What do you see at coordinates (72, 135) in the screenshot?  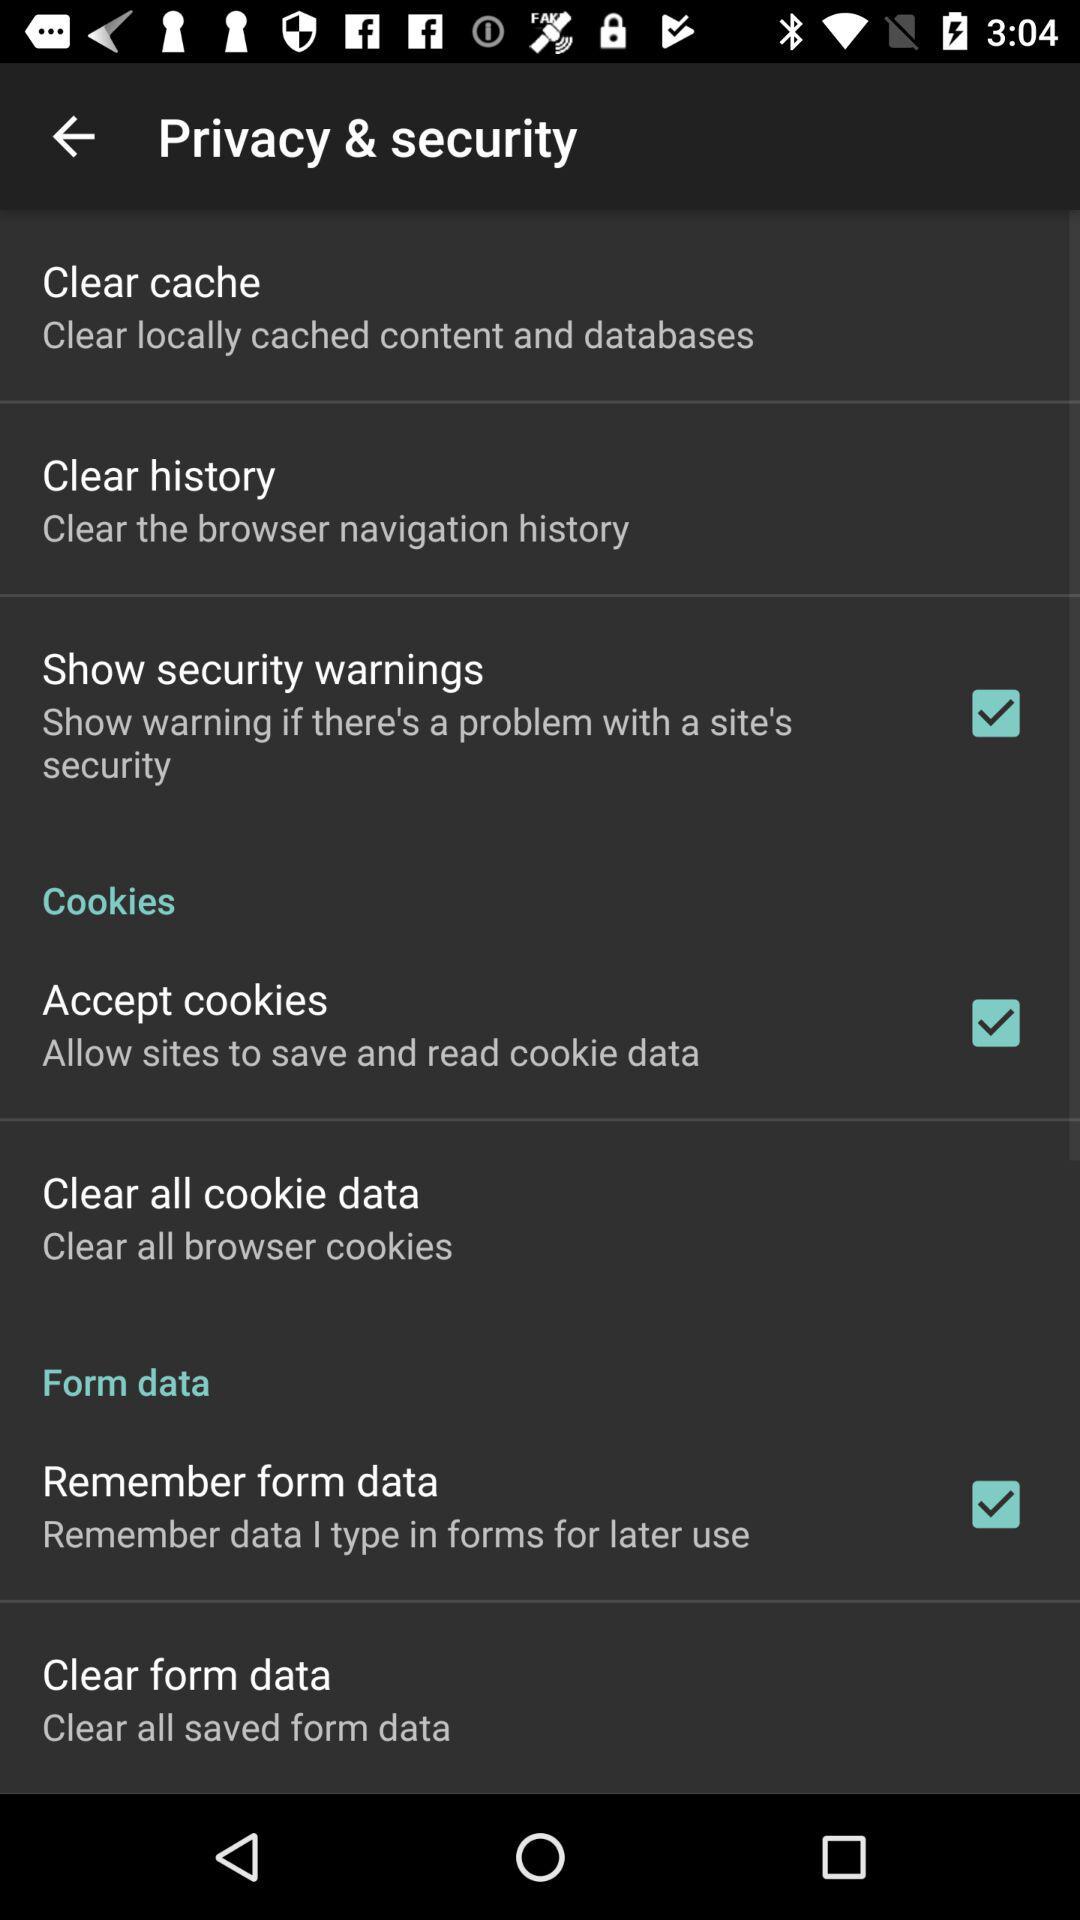 I see `app to the left of privacy & security item` at bounding box center [72, 135].